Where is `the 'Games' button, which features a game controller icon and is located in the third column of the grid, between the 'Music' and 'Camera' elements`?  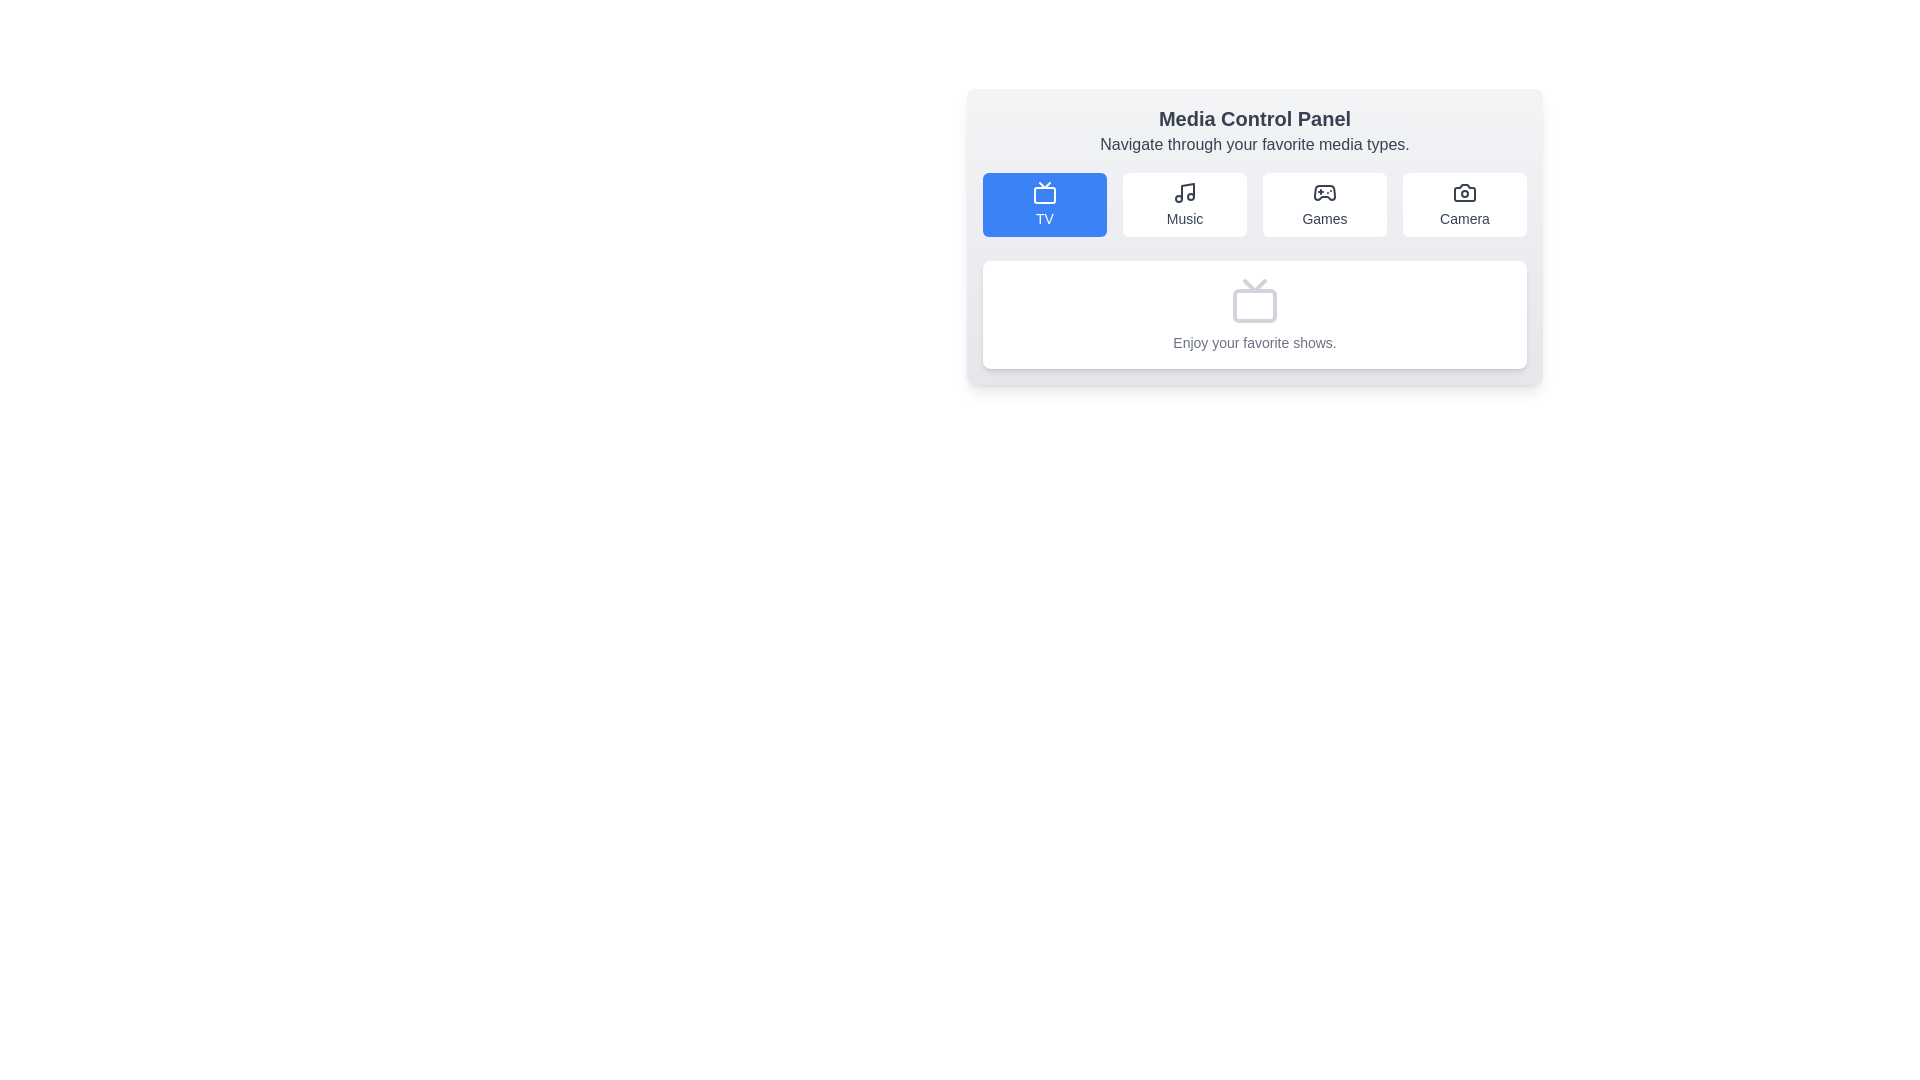
the 'Games' button, which features a game controller icon and is located in the third column of the grid, between the 'Music' and 'Camera' elements is located at coordinates (1324, 204).